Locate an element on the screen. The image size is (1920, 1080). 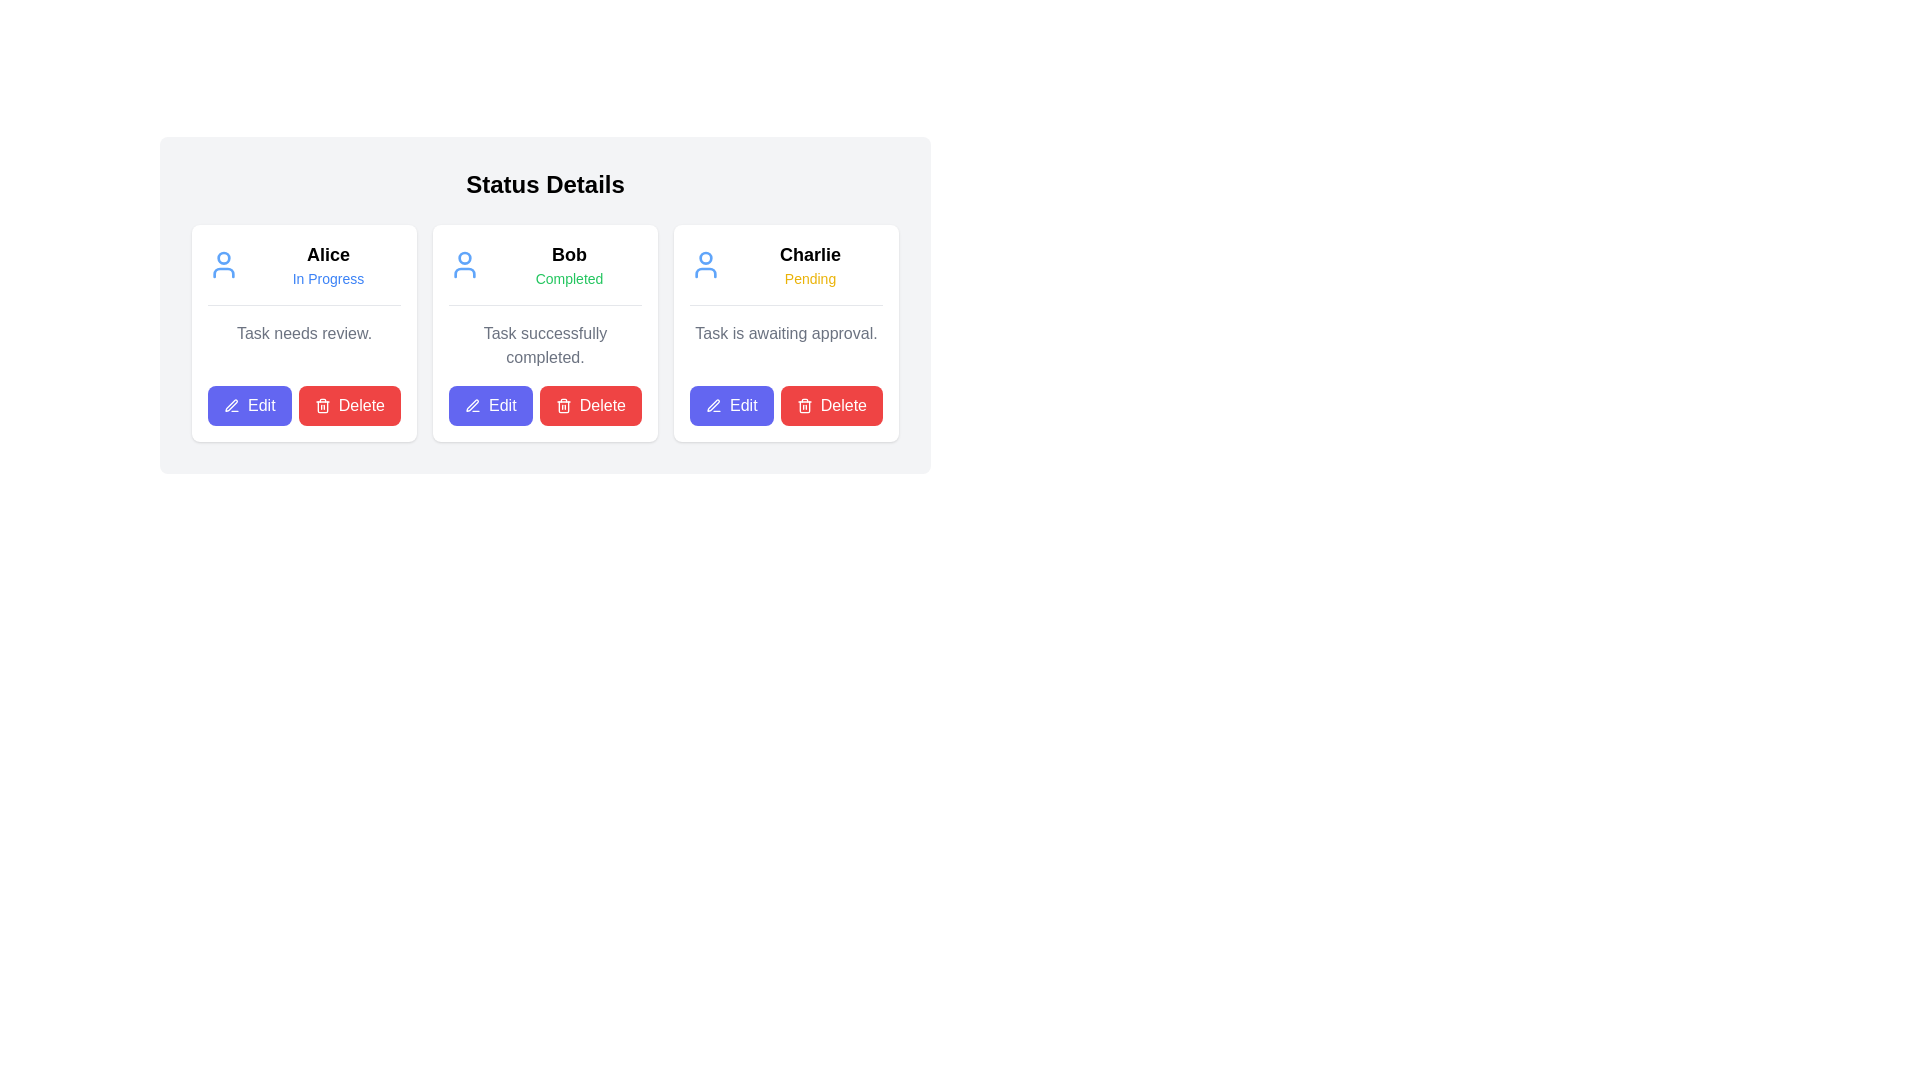
the pen icon within the Edit button of the second card for user 'Bob' to initiate the edit action is located at coordinates (472, 405).